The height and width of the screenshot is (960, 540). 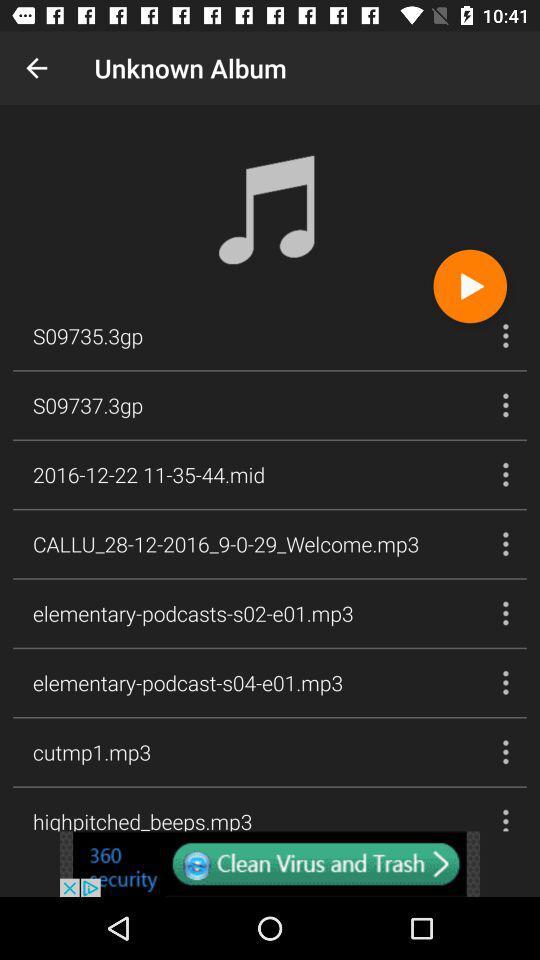 What do you see at coordinates (270, 863) in the screenshot?
I see `open advertisement` at bounding box center [270, 863].